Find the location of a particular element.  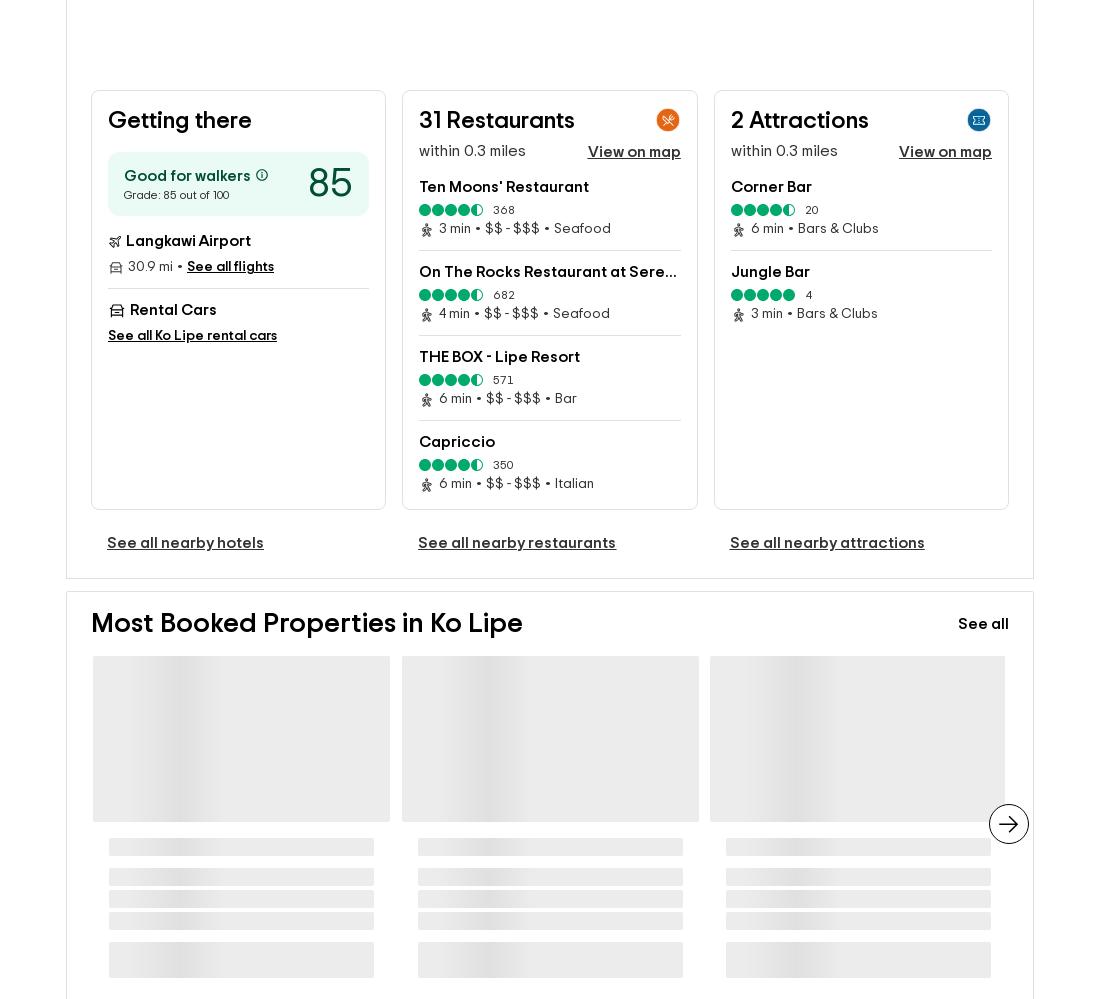

'Jungle Bar' is located at coordinates (769, 239).